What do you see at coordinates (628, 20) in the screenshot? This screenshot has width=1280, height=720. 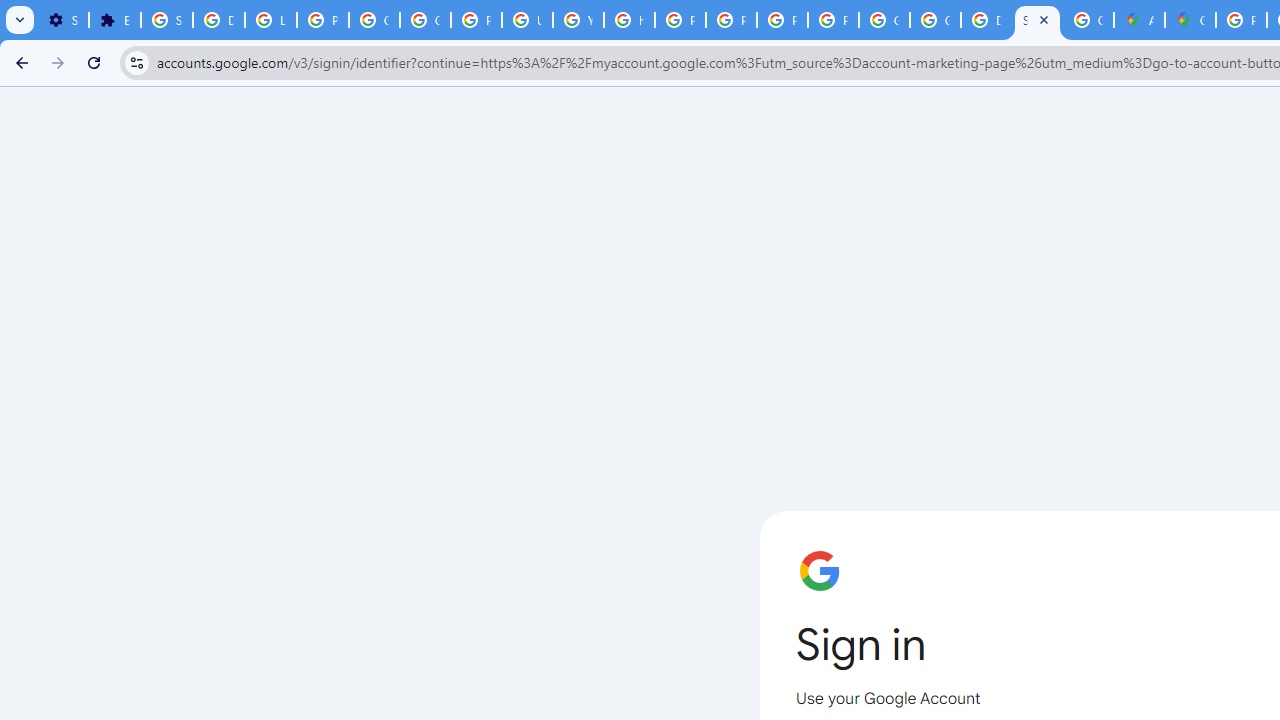 I see `'https://scholar.google.com/'` at bounding box center [628, 20].